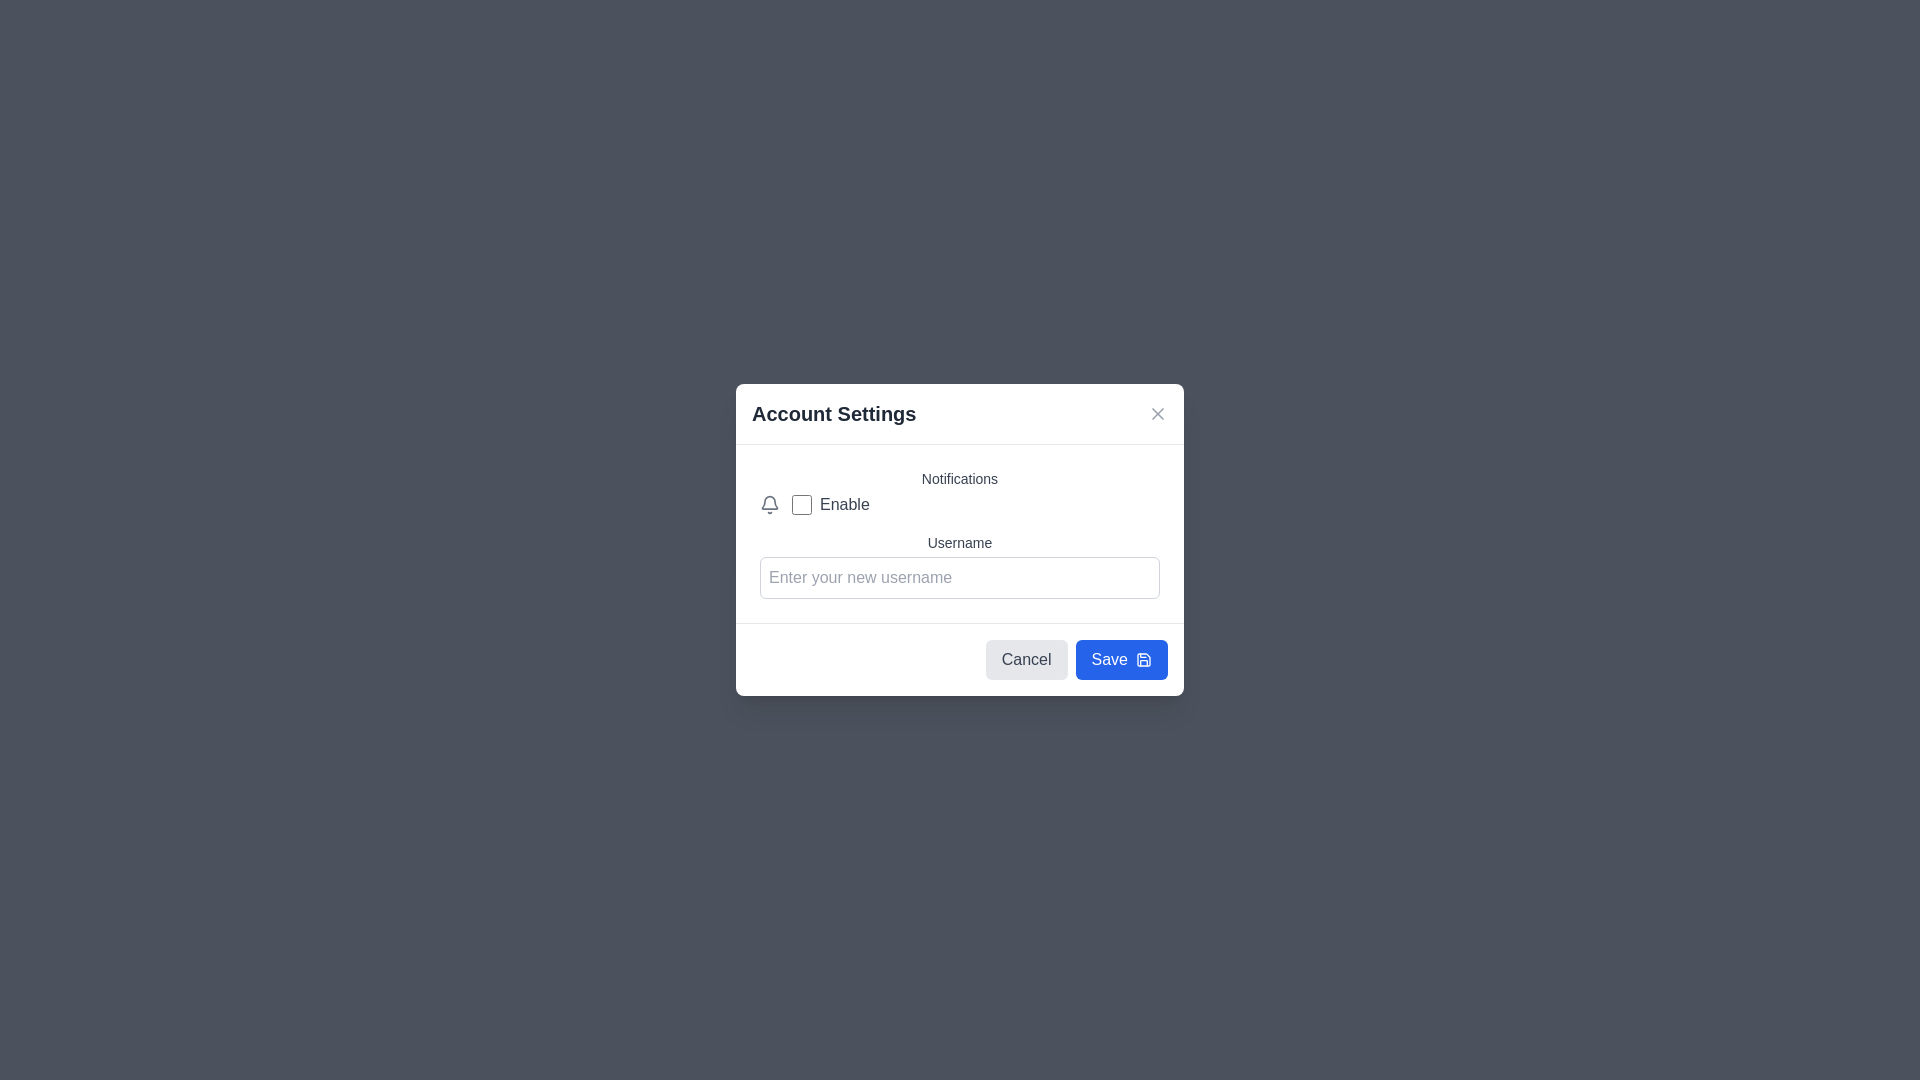  What do you see at coordinates (960, 543) in the screenshot?
I see `the static text label indicating the purpose of the input field for the username located in the 'Account Settings' section` at bounding box center [960, 543].